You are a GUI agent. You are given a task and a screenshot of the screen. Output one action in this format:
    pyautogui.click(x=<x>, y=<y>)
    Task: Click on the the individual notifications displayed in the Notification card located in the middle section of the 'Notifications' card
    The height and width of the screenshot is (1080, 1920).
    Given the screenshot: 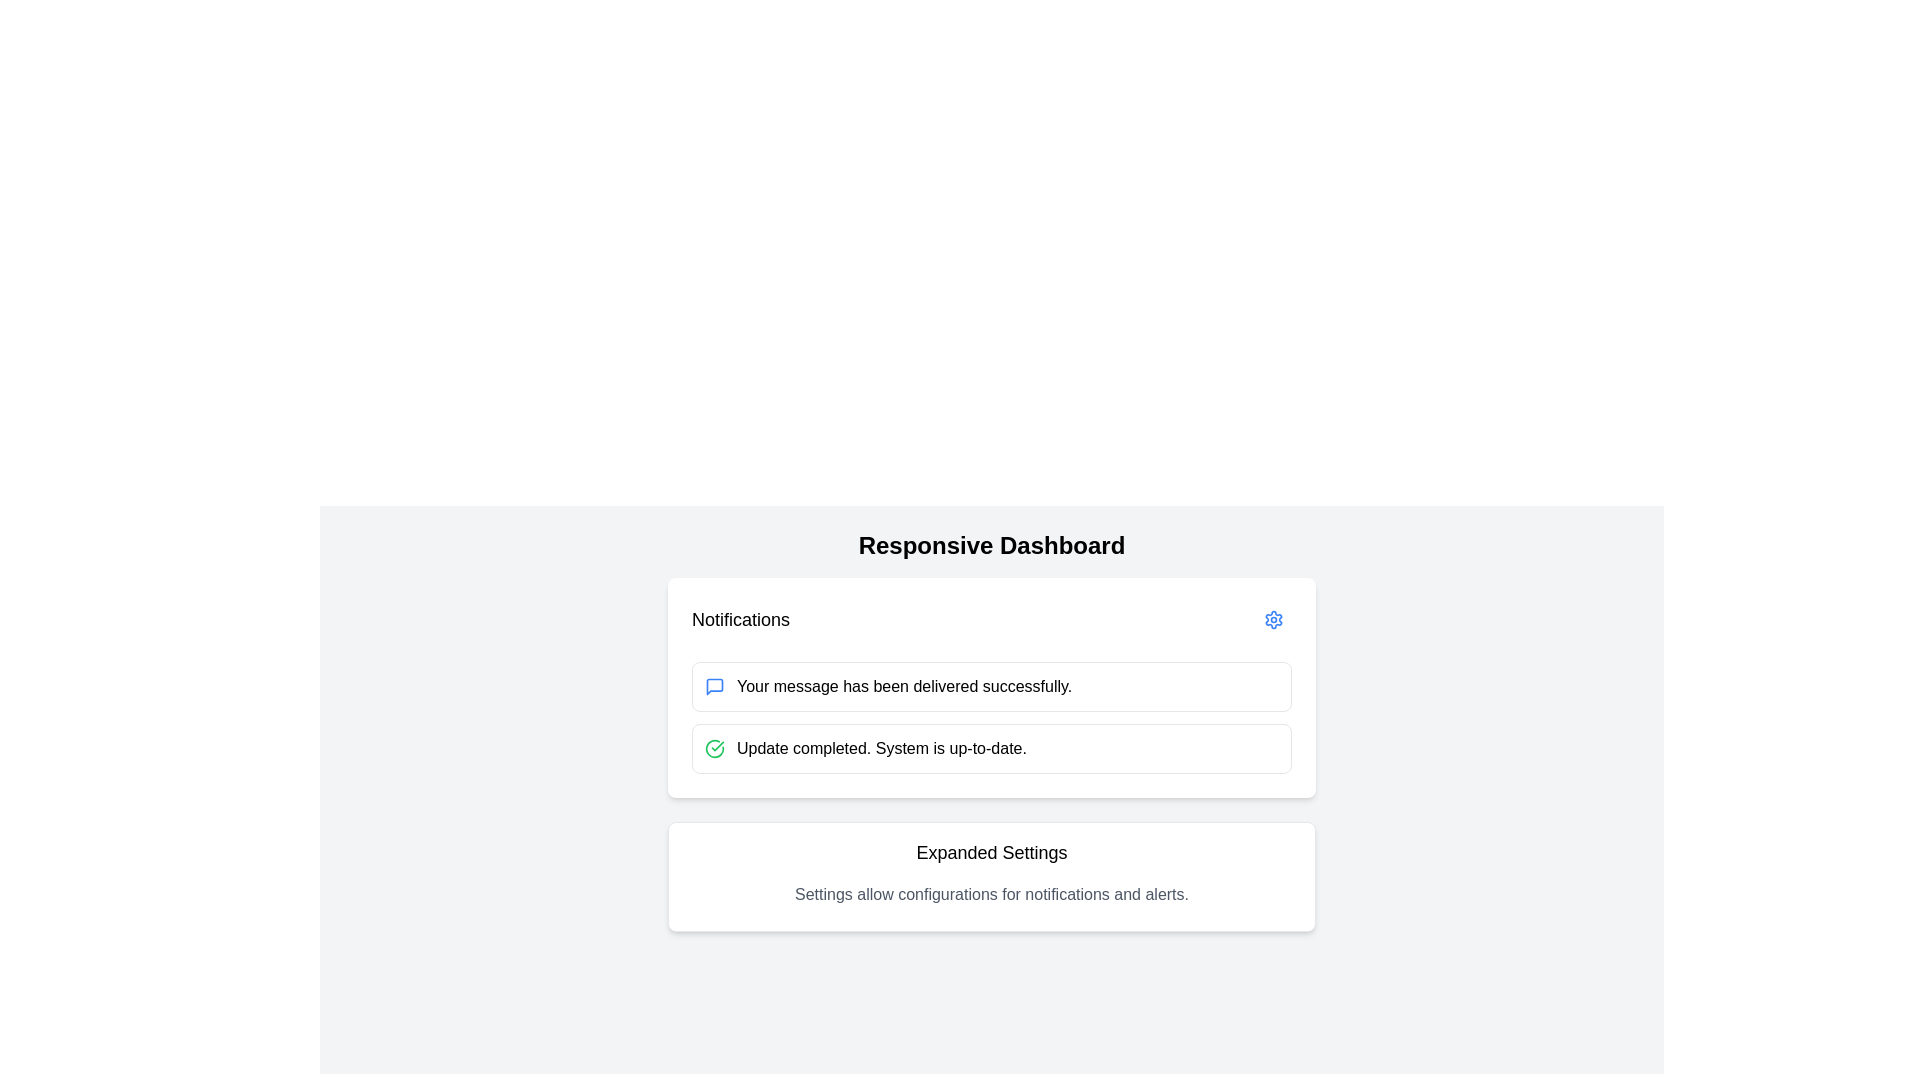 What is the action you would take?
    pyautogui.click(x=992, y=716)
    